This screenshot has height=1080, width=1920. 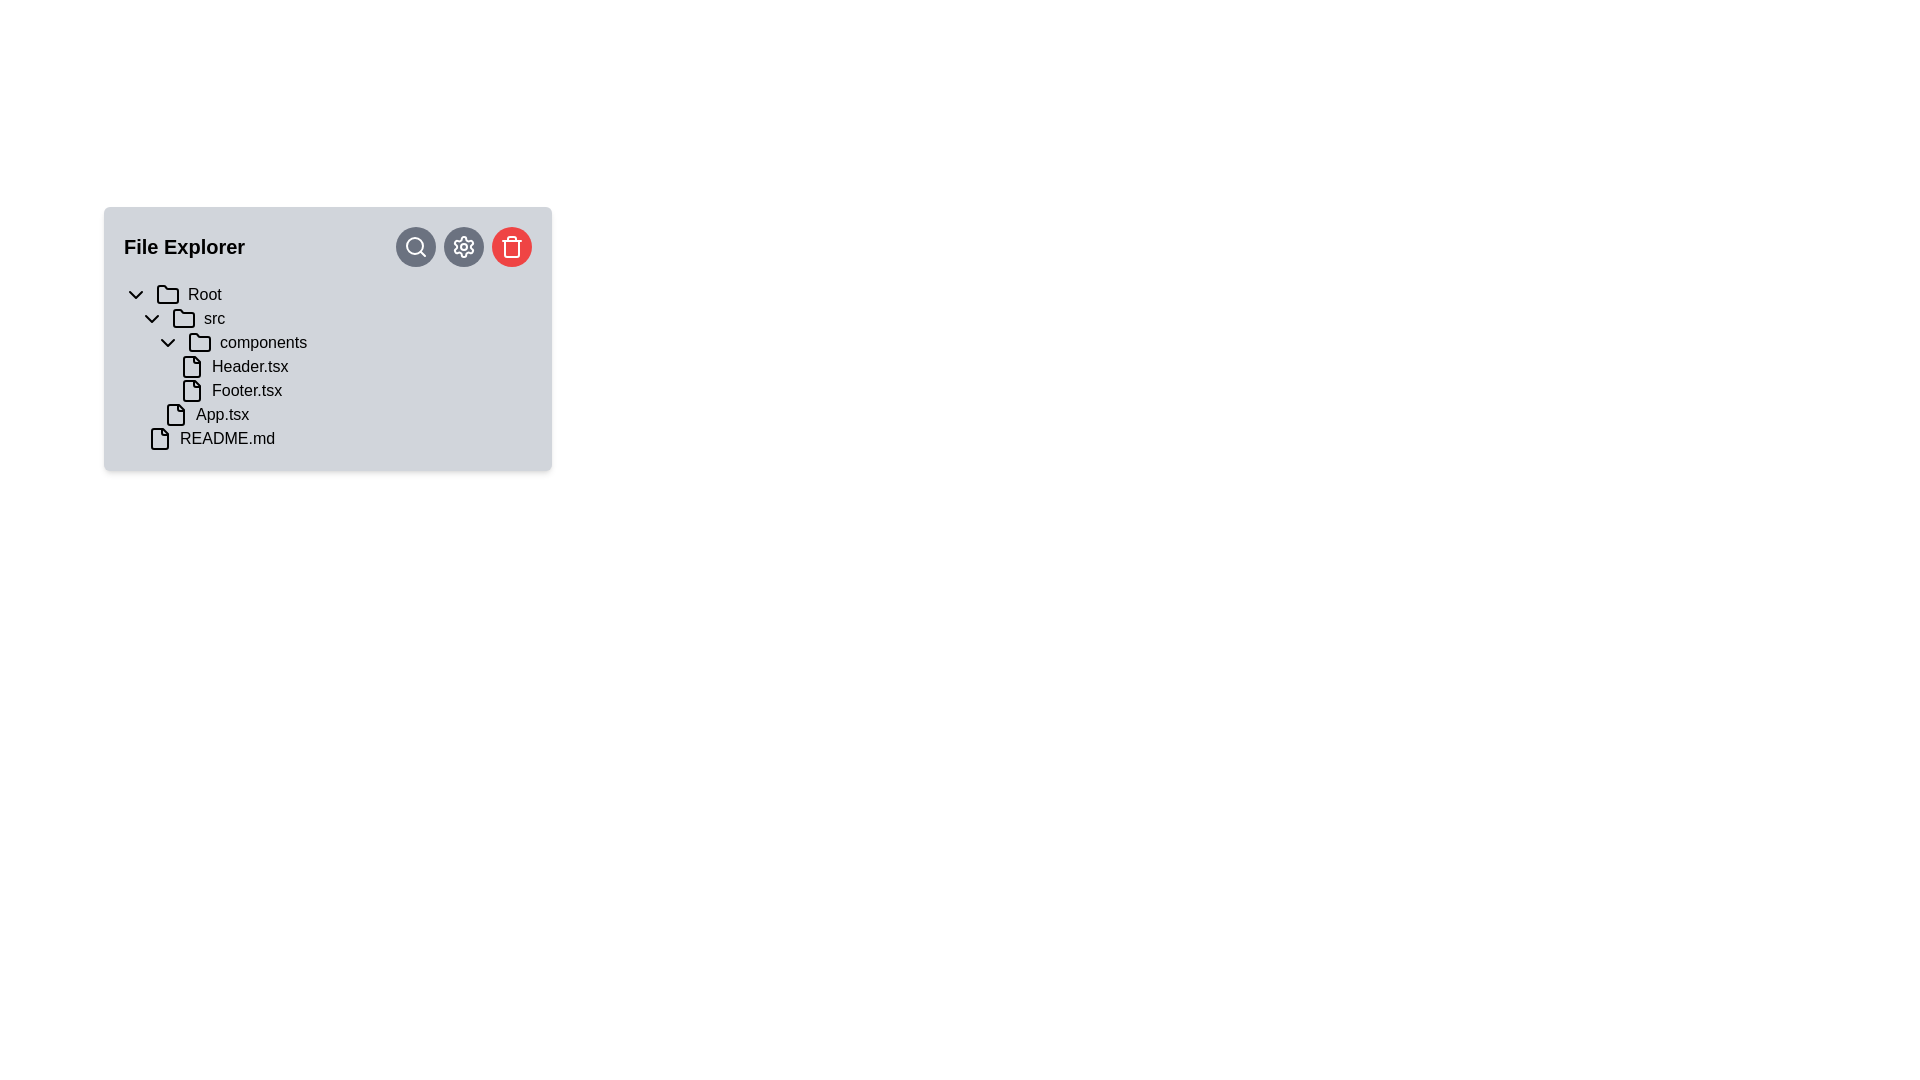 What do you see at coordinates (415, 245) in the screenshot?
I see `the magnifying glass icon button, which is the first button from the left in a row of circular buttons at the top-right corner of the 'File Explorer' component` at bounding box center [415, 245].